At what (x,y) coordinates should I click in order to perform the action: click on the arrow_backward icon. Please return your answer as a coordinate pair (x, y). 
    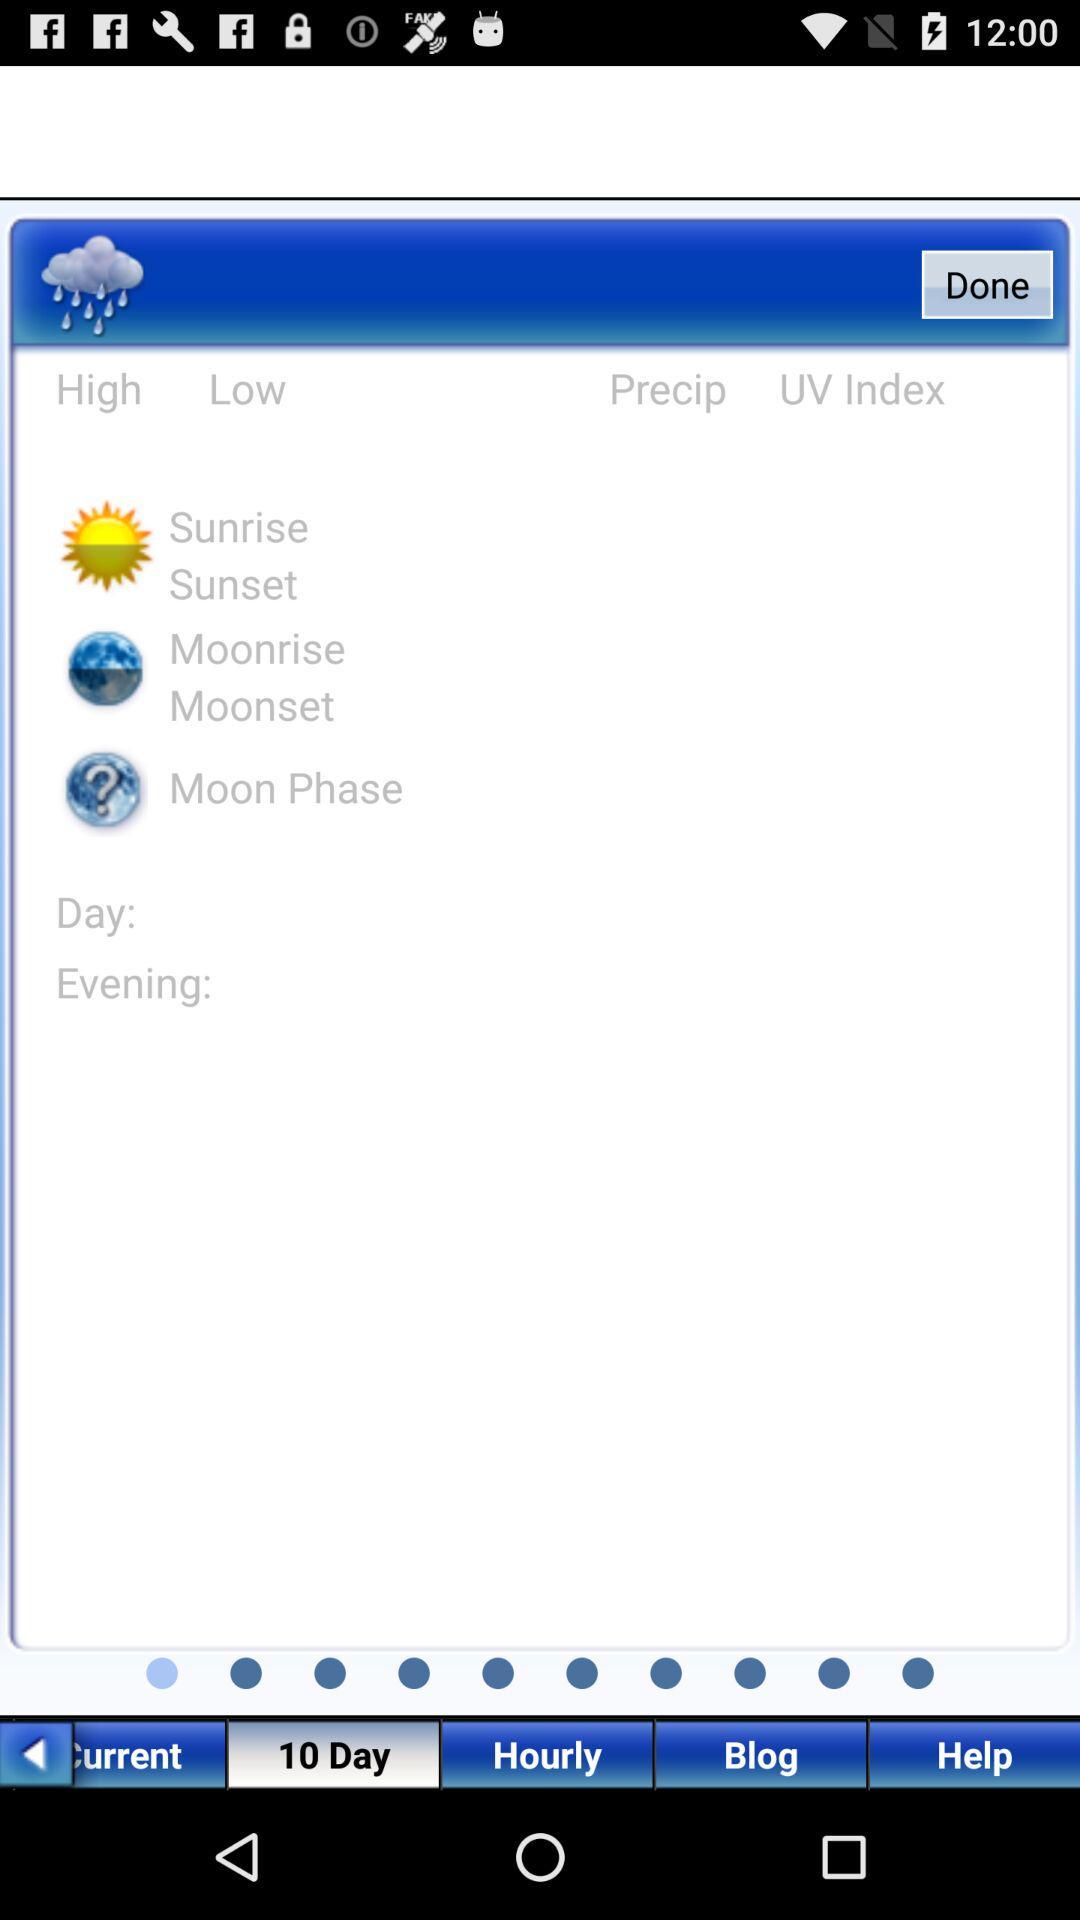
    Looking at the image, I should click on (48, 1876).